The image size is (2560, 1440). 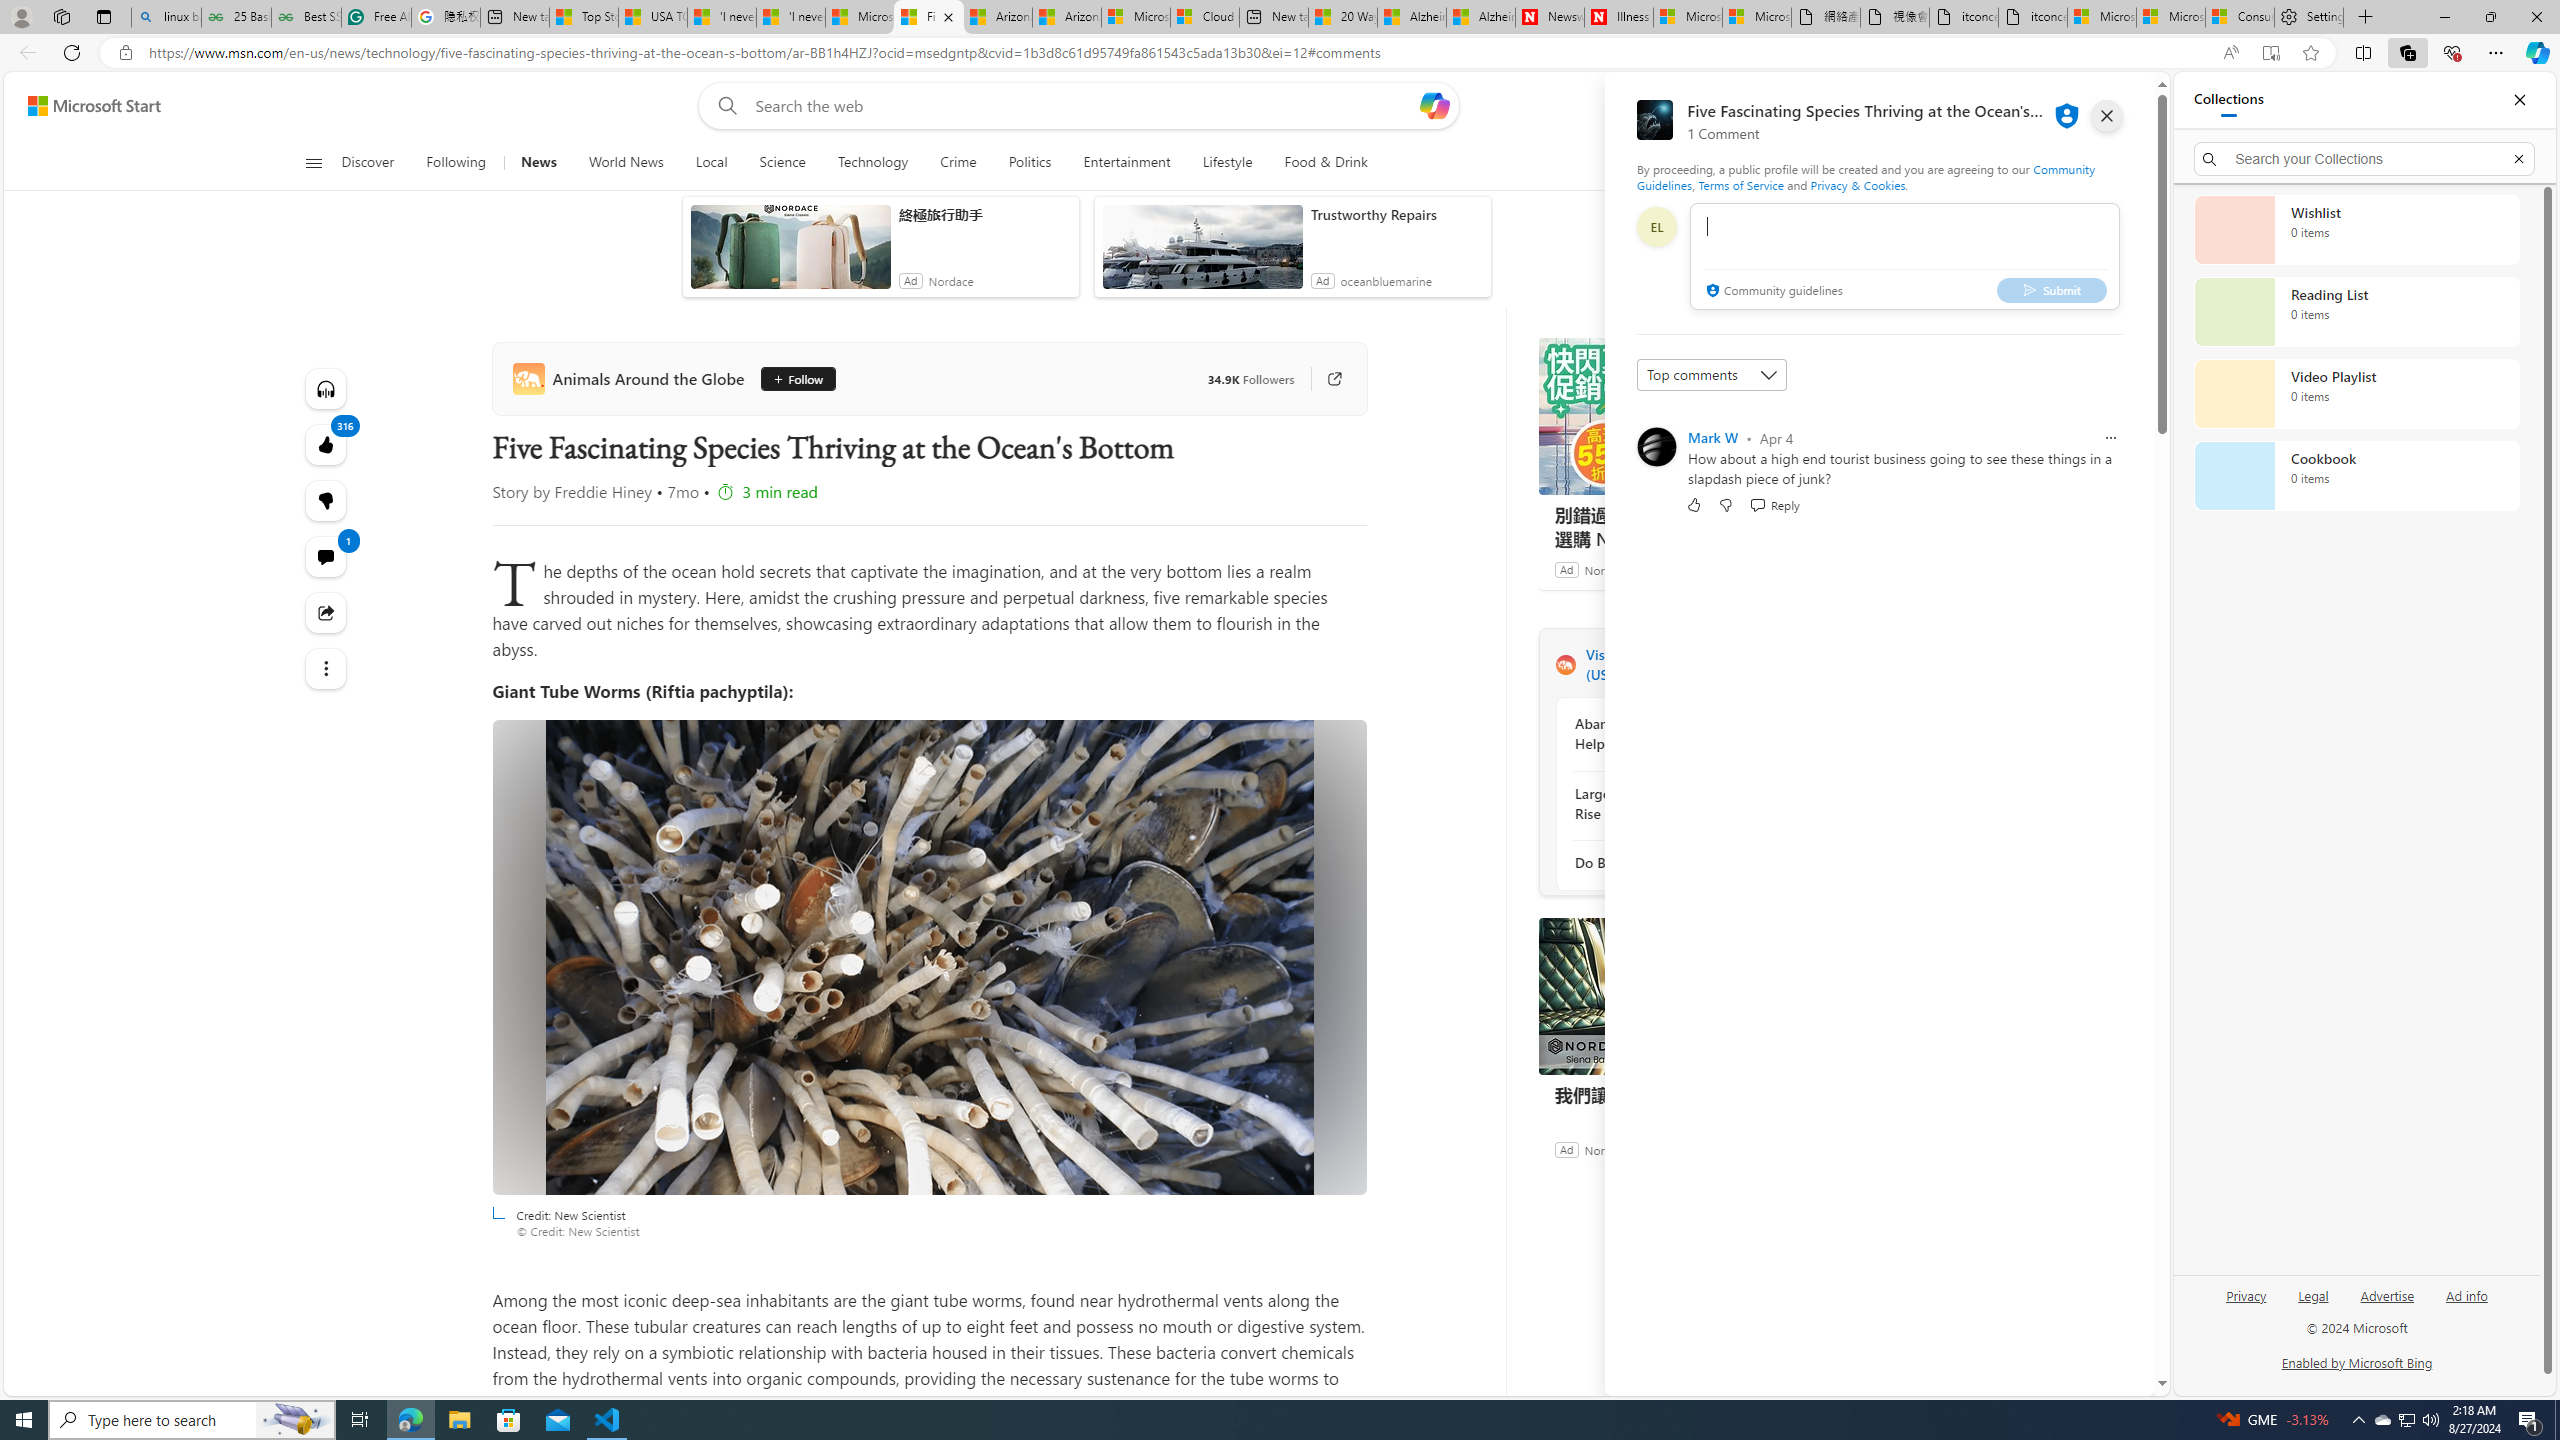 What do you see at coordinates (86, 104) in the screenshot?
I see `'Skip to content'` at bounding box center [86, 104].